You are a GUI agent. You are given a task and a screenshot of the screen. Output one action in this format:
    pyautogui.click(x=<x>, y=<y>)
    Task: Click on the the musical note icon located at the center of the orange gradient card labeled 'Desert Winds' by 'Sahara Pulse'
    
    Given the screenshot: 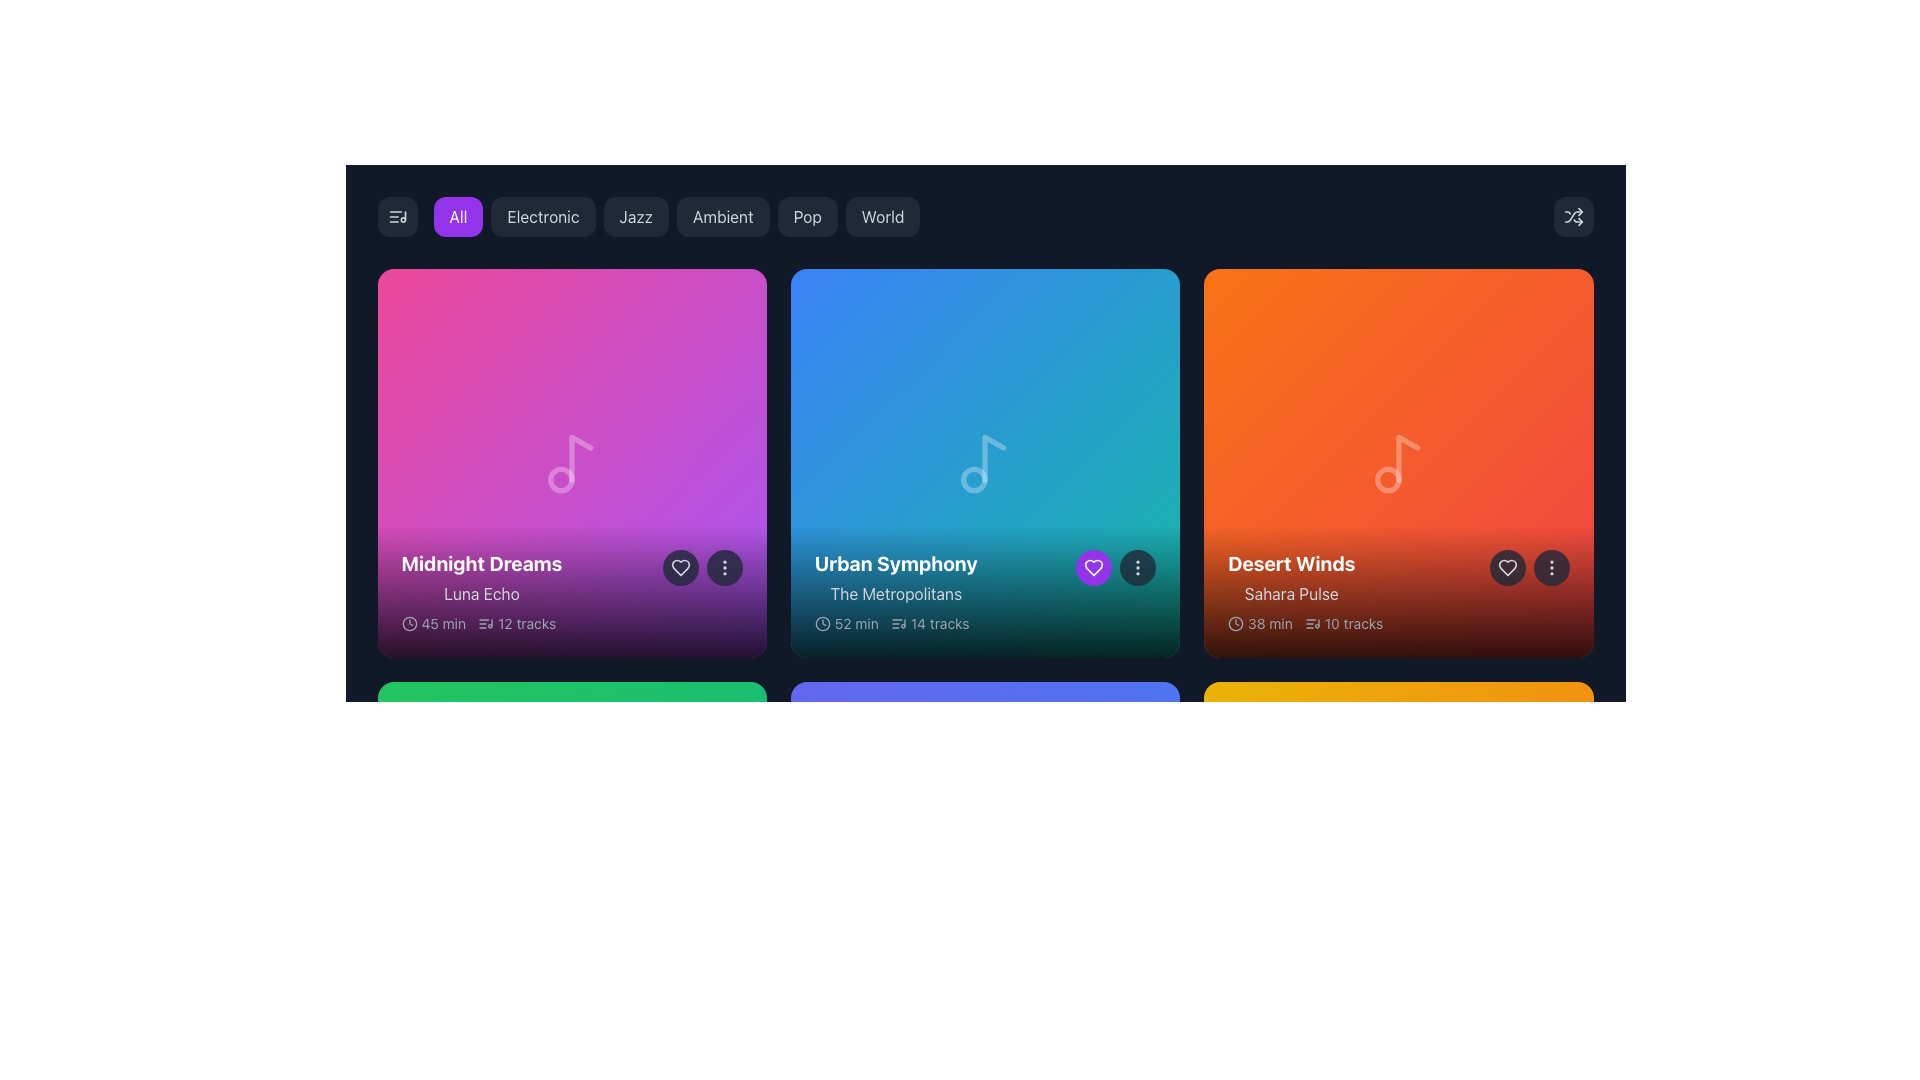 What is the action you would take?
    pyautogui.click(x=1397, y=463)
    